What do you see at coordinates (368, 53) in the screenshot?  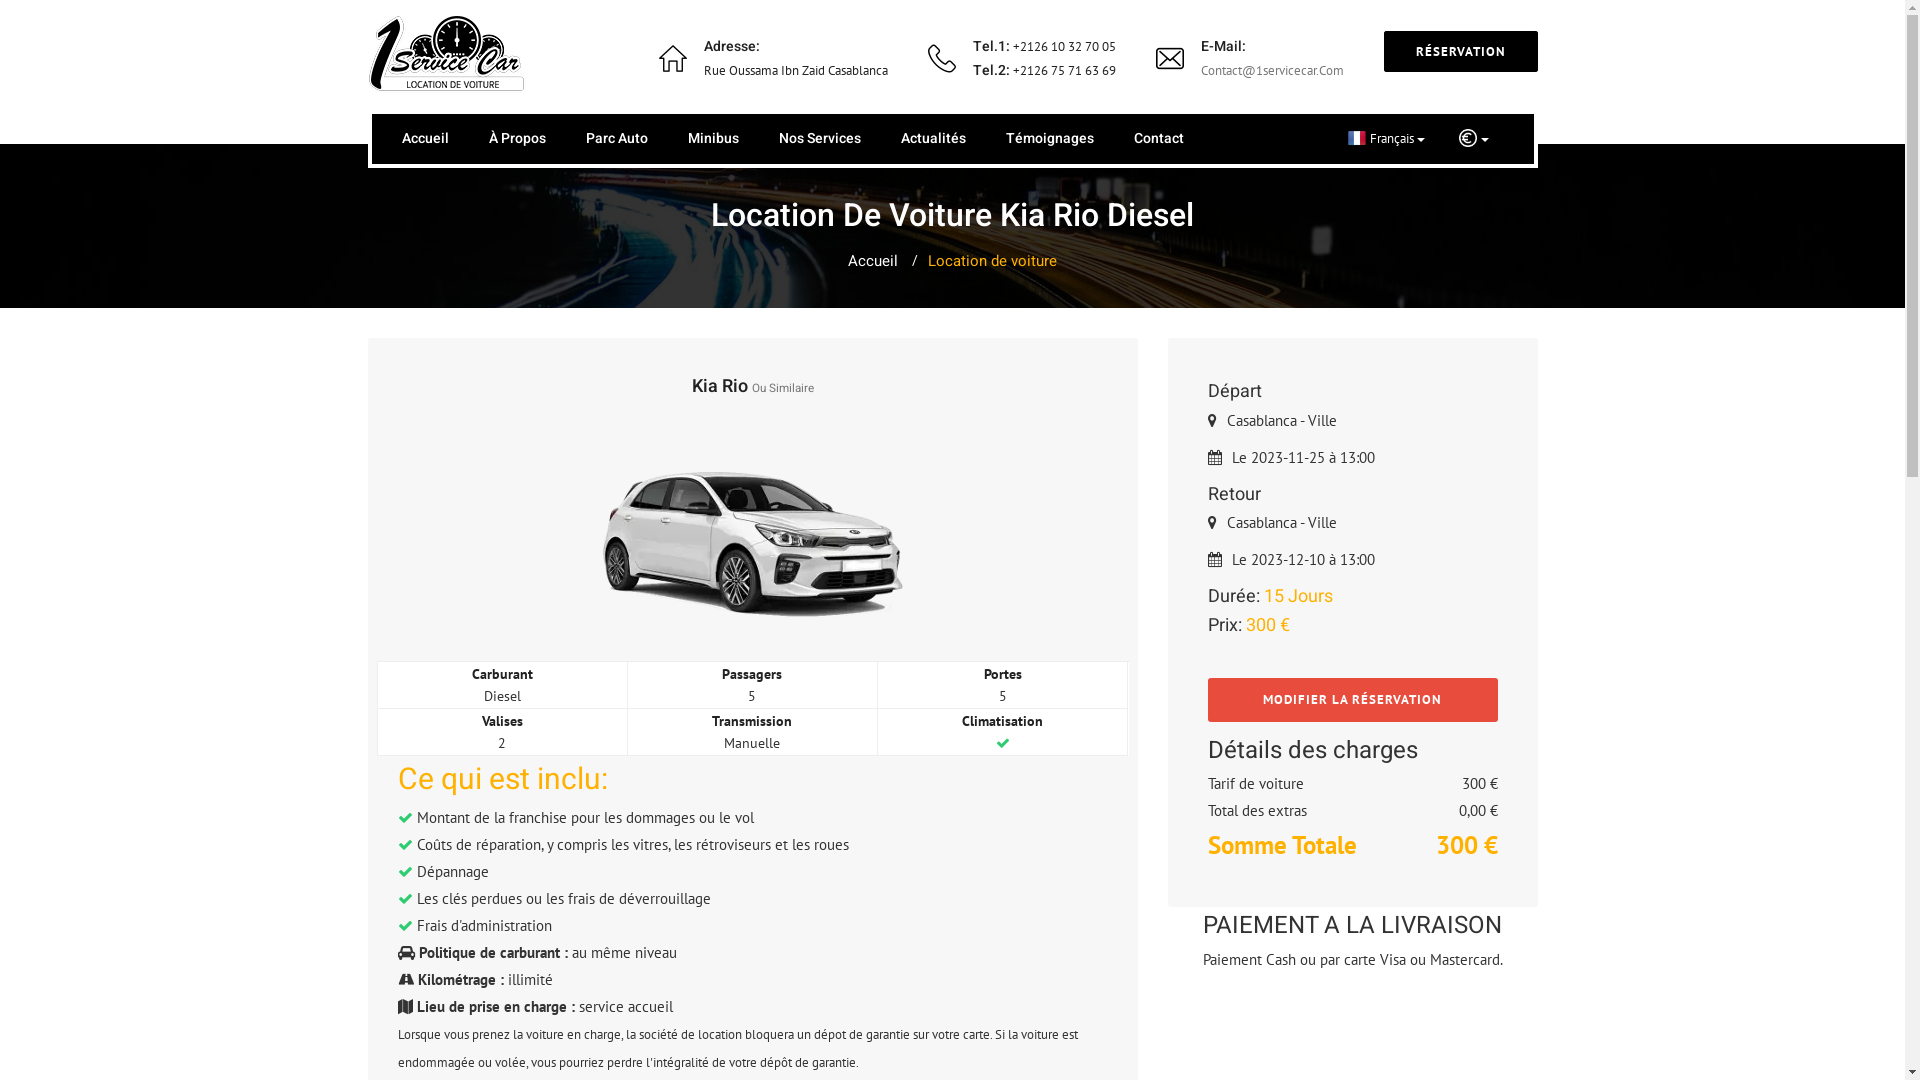 I see `'1ServiceCar'` at bounding box center [368, 53].